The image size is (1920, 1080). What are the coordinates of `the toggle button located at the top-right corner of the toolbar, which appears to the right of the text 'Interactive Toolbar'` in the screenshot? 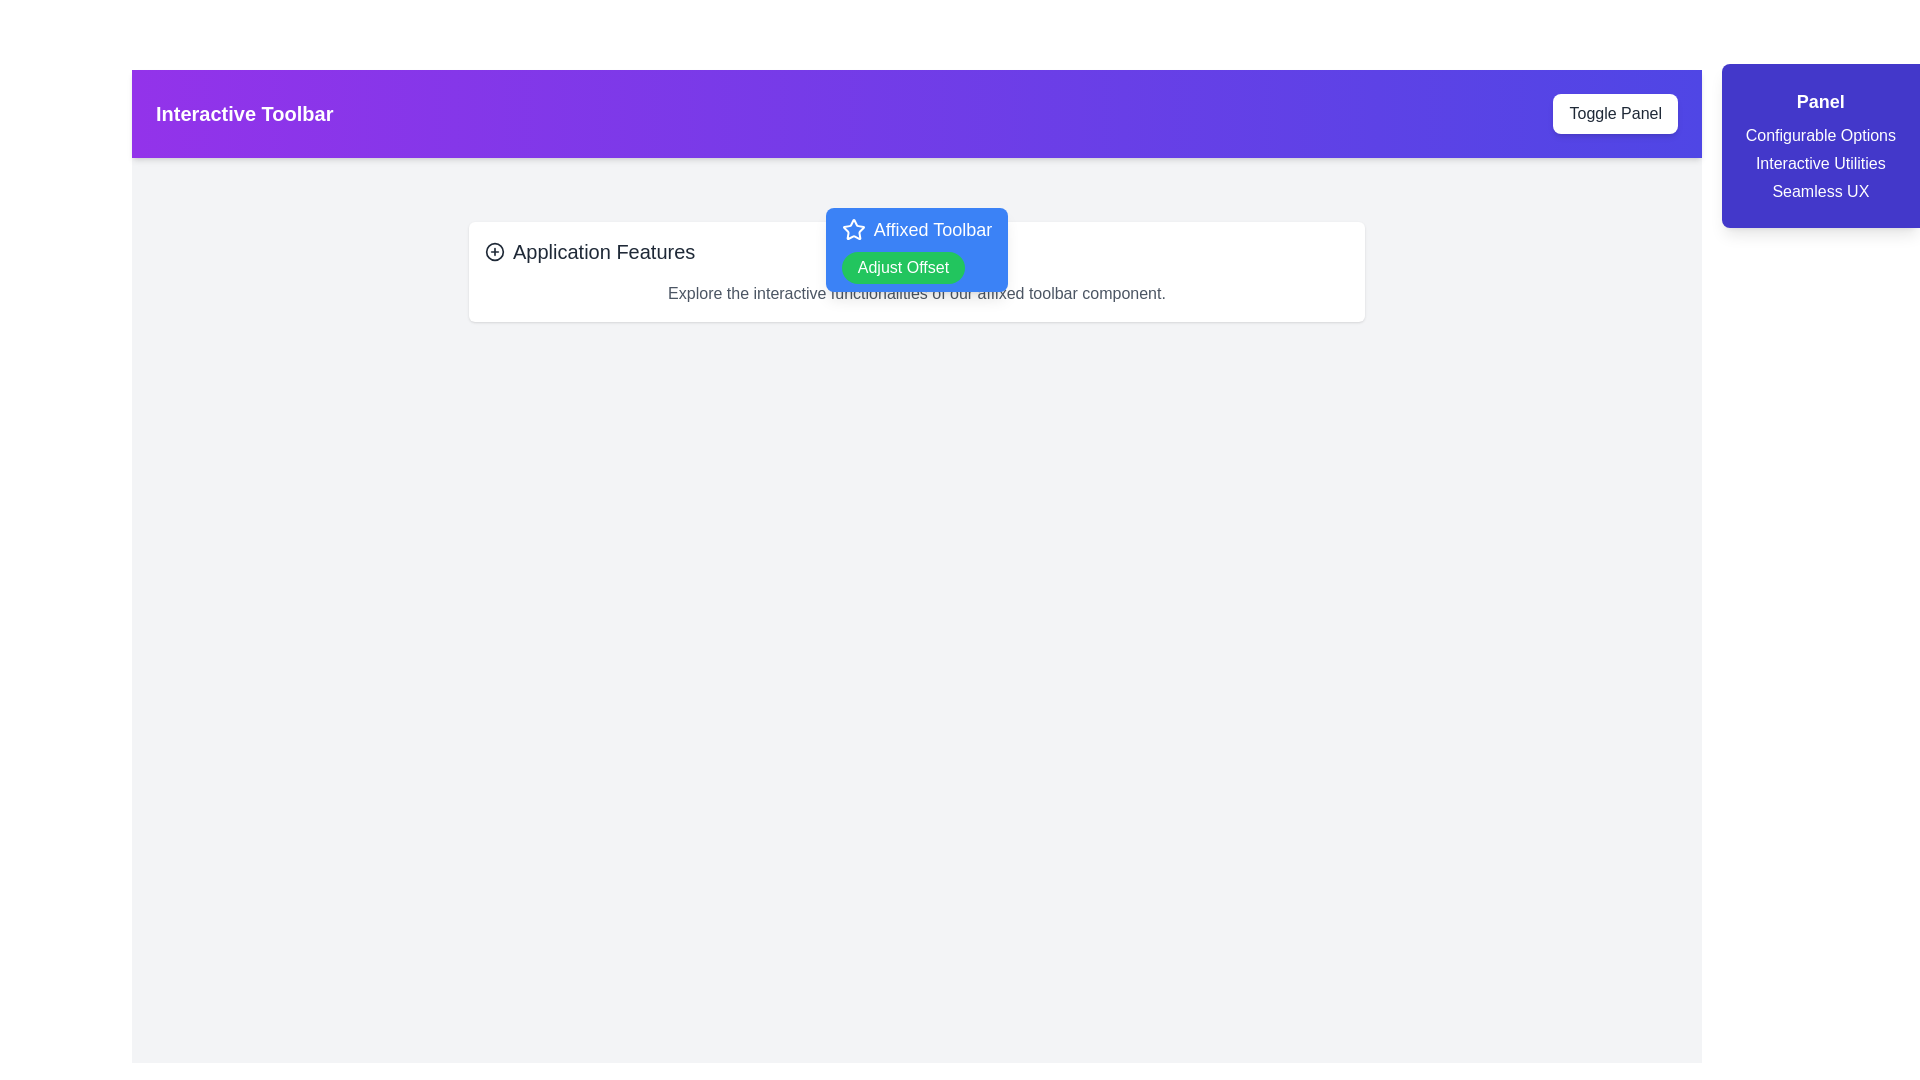 It's located at (1615, 114).